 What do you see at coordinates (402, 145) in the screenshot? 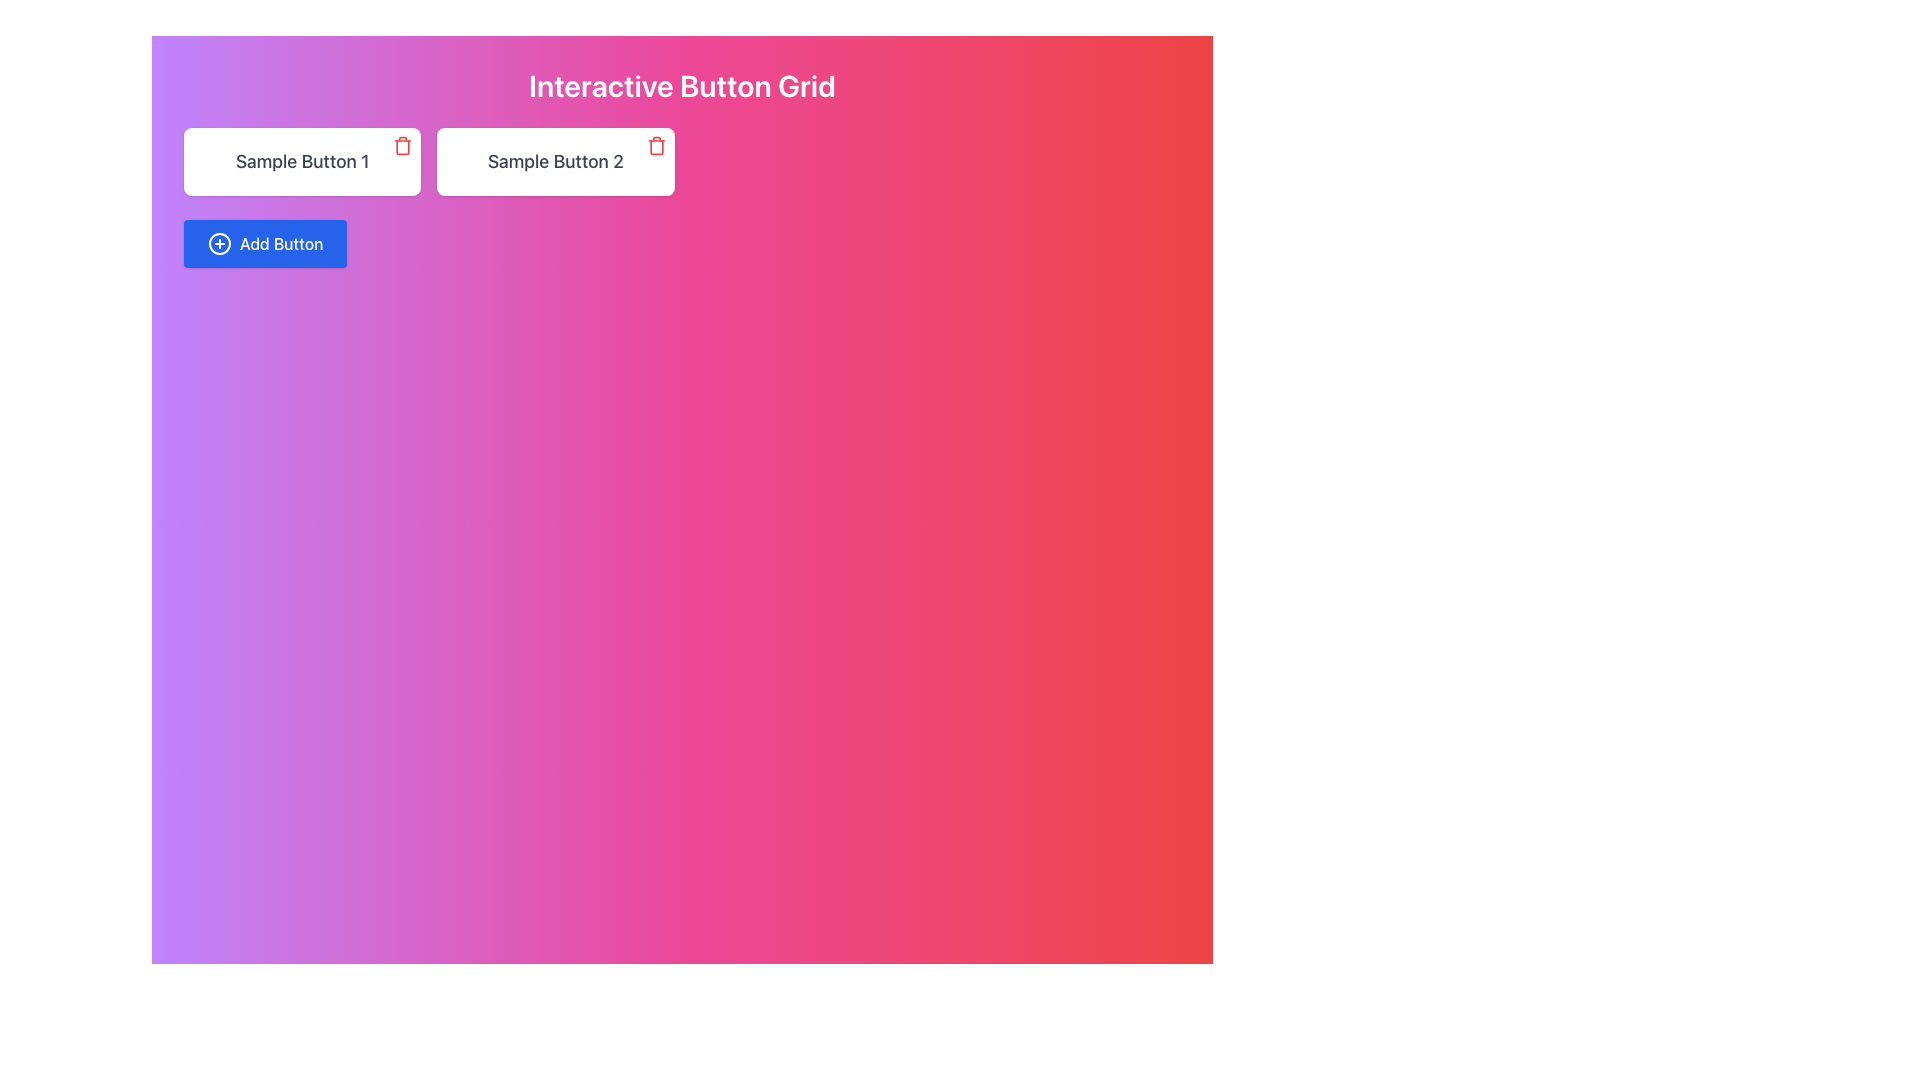
I see `the small red trash icon located at the top-right corner of the 'Sample Button 1' card` at bounding box center [402, 145].